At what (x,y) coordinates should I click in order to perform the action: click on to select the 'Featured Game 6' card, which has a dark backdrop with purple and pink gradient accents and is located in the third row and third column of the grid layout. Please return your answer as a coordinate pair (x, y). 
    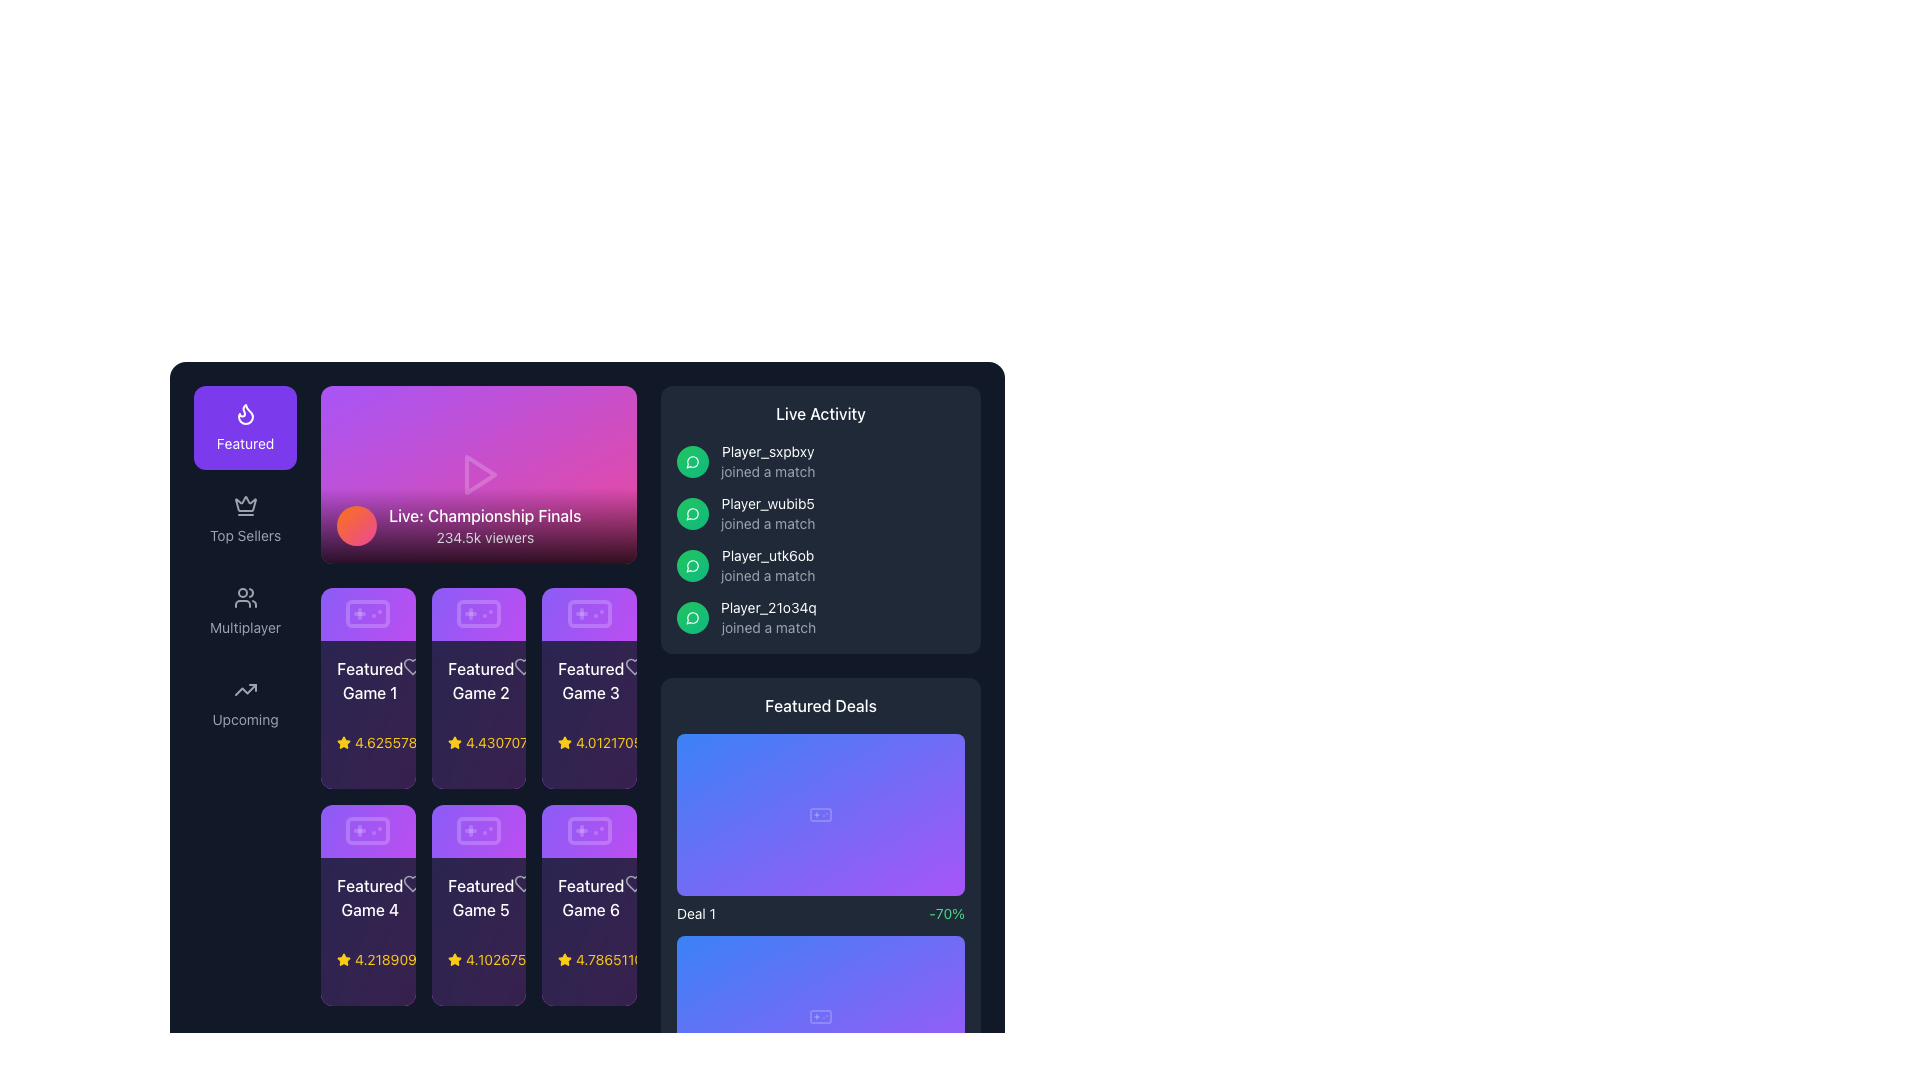
    Looking at the image, I should click on (588, 905).